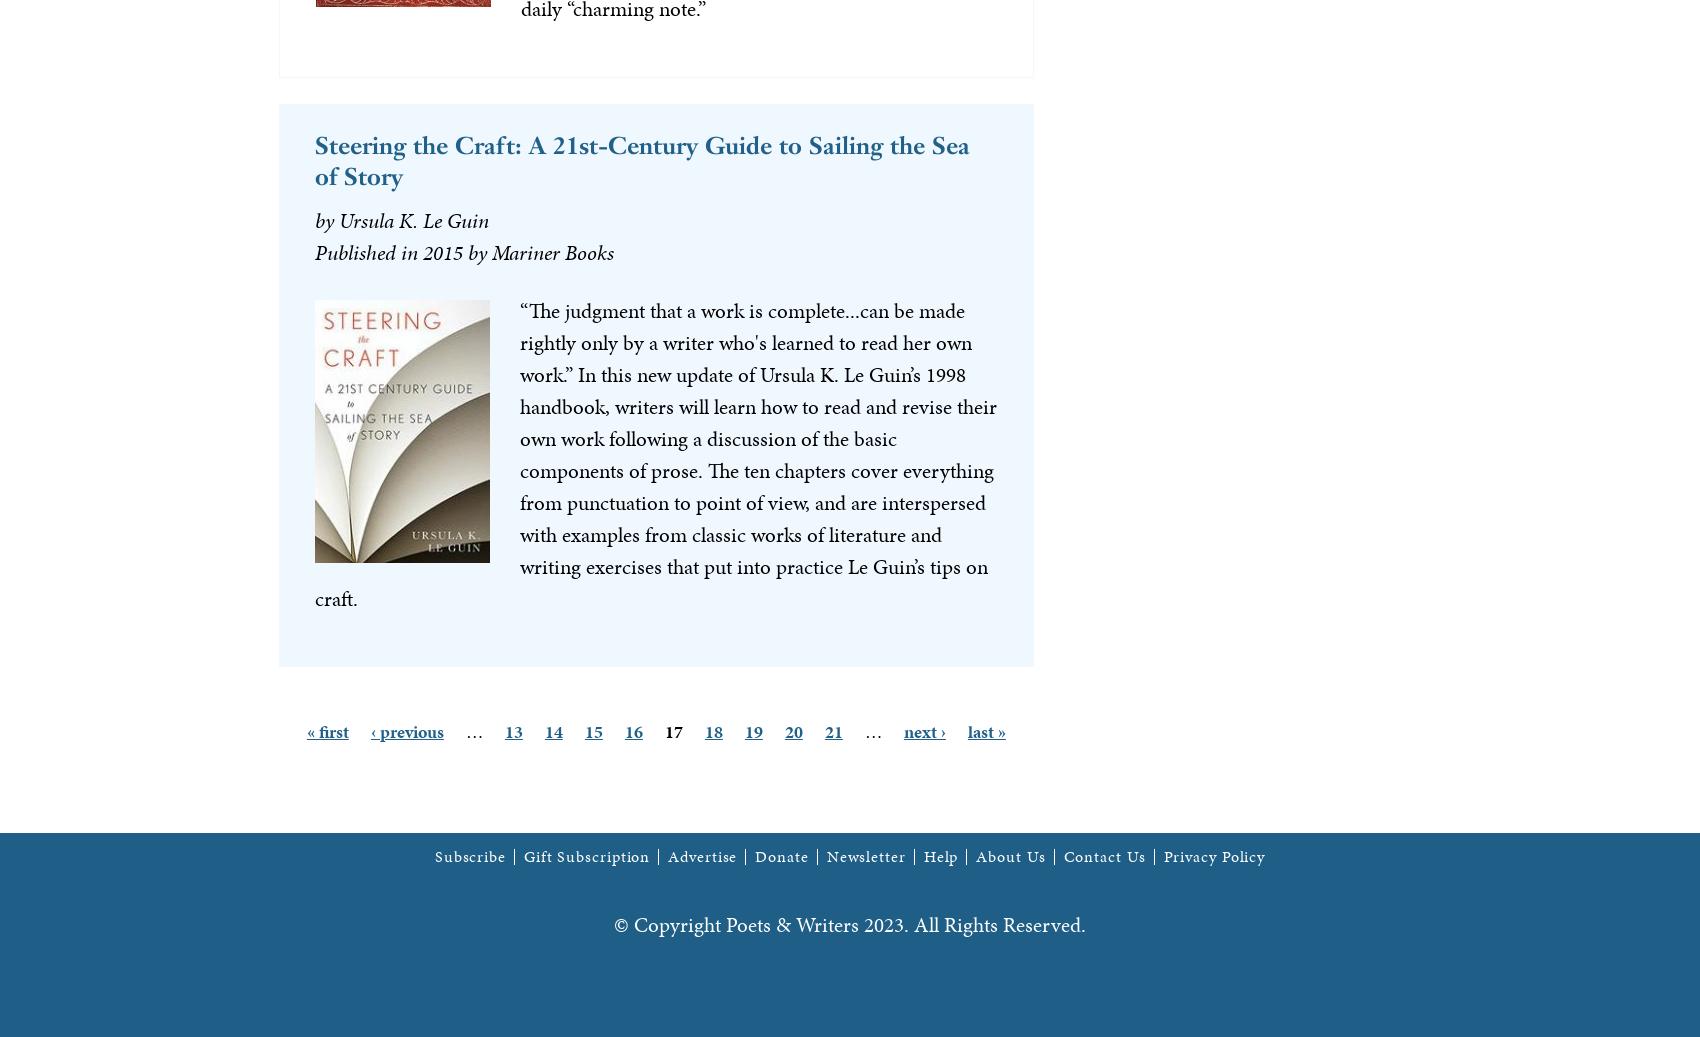 This screenshot has width=1700, height=1037. What do you see at coordinates (585, 855) in the screenshot?
I see `'Gift Subscription'` at bounding box center [585, 855].